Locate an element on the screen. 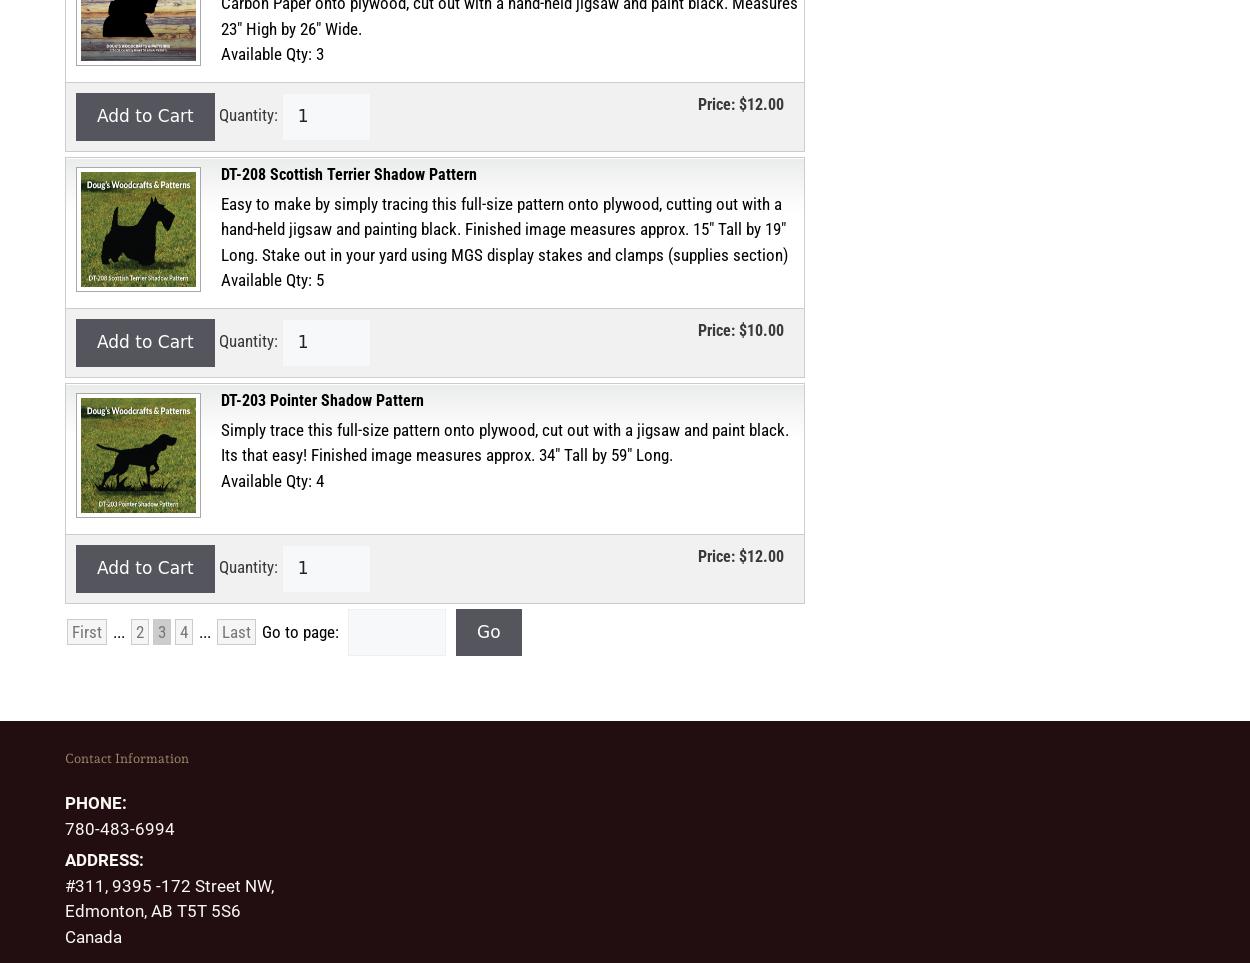 The height and width of the screenshot is (963, 1250). 'Edmonton, AB T5T 5S6' is located at coordinates (153, 909).